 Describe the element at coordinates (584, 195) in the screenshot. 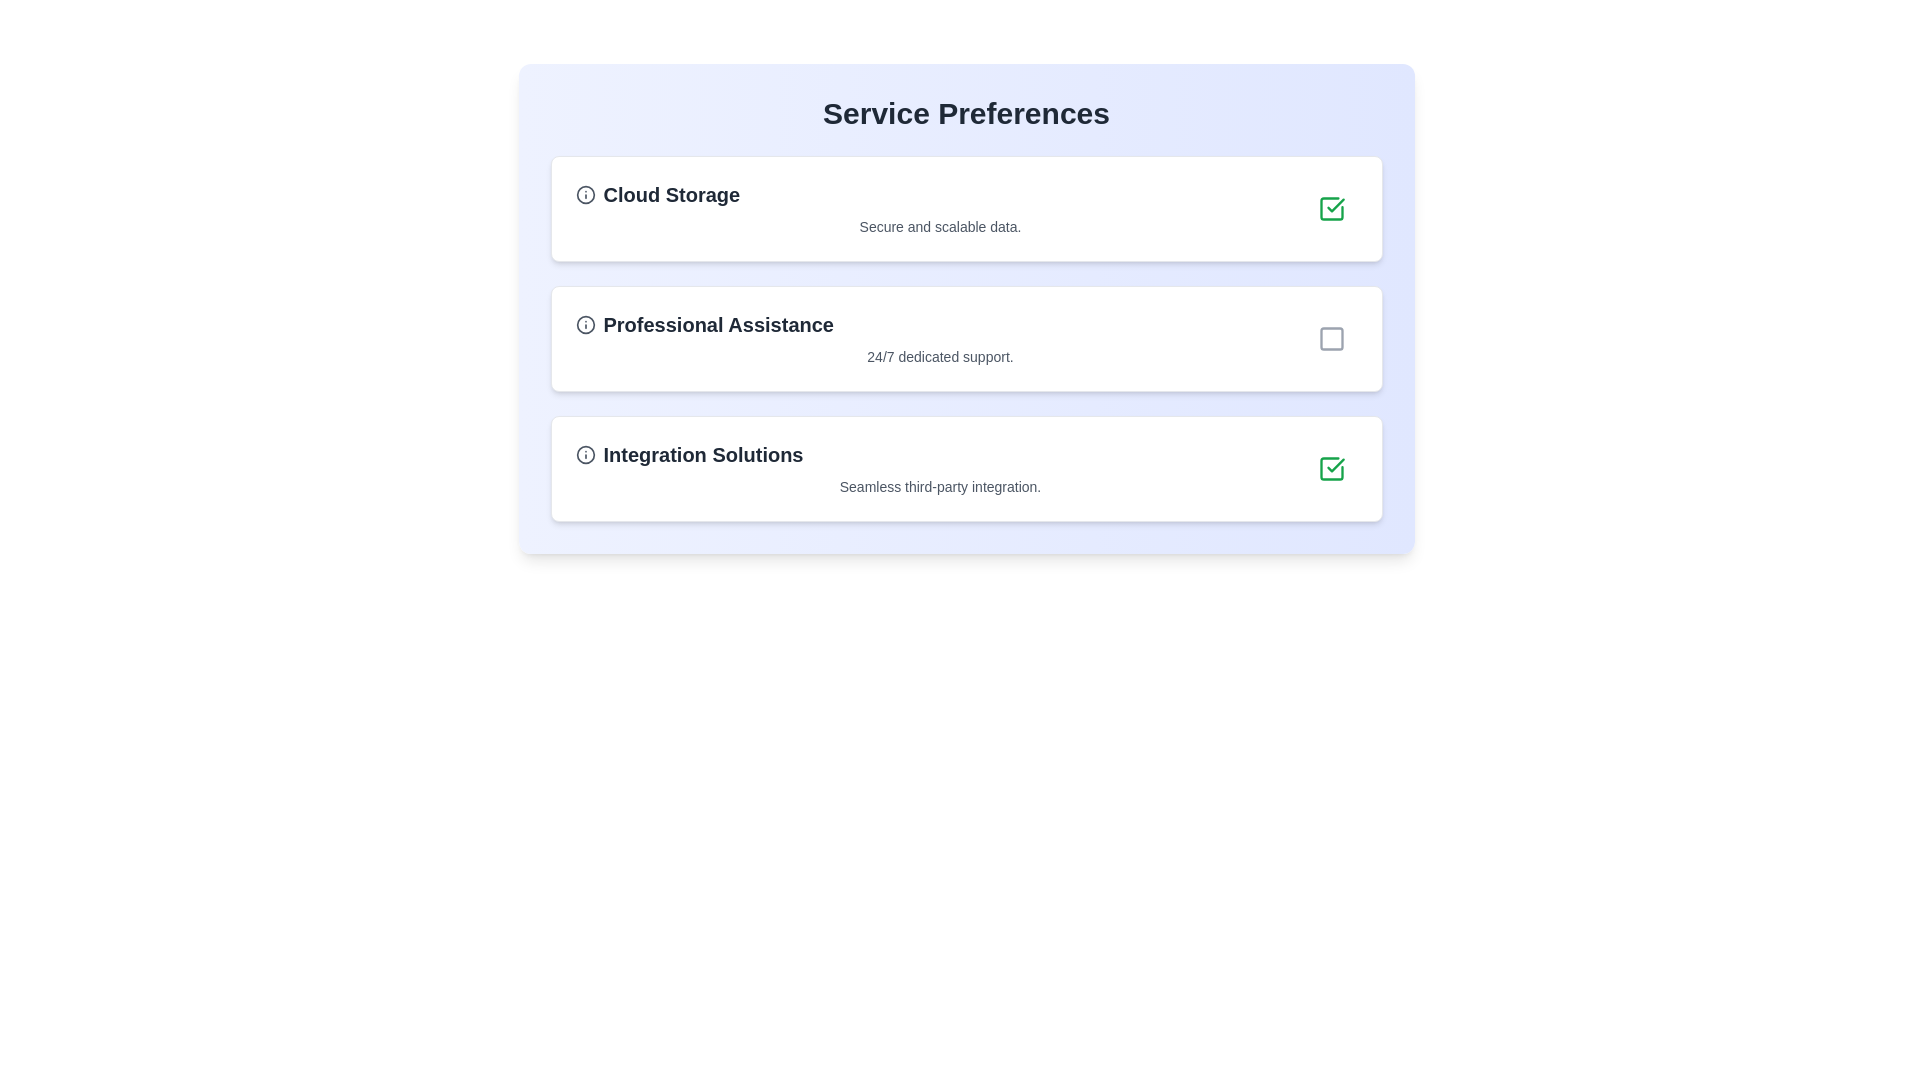

I see `the circular gray 'info' icon located to the left of the 'Cloud Storage' text label in the 'Service Preferences' section` at that location.